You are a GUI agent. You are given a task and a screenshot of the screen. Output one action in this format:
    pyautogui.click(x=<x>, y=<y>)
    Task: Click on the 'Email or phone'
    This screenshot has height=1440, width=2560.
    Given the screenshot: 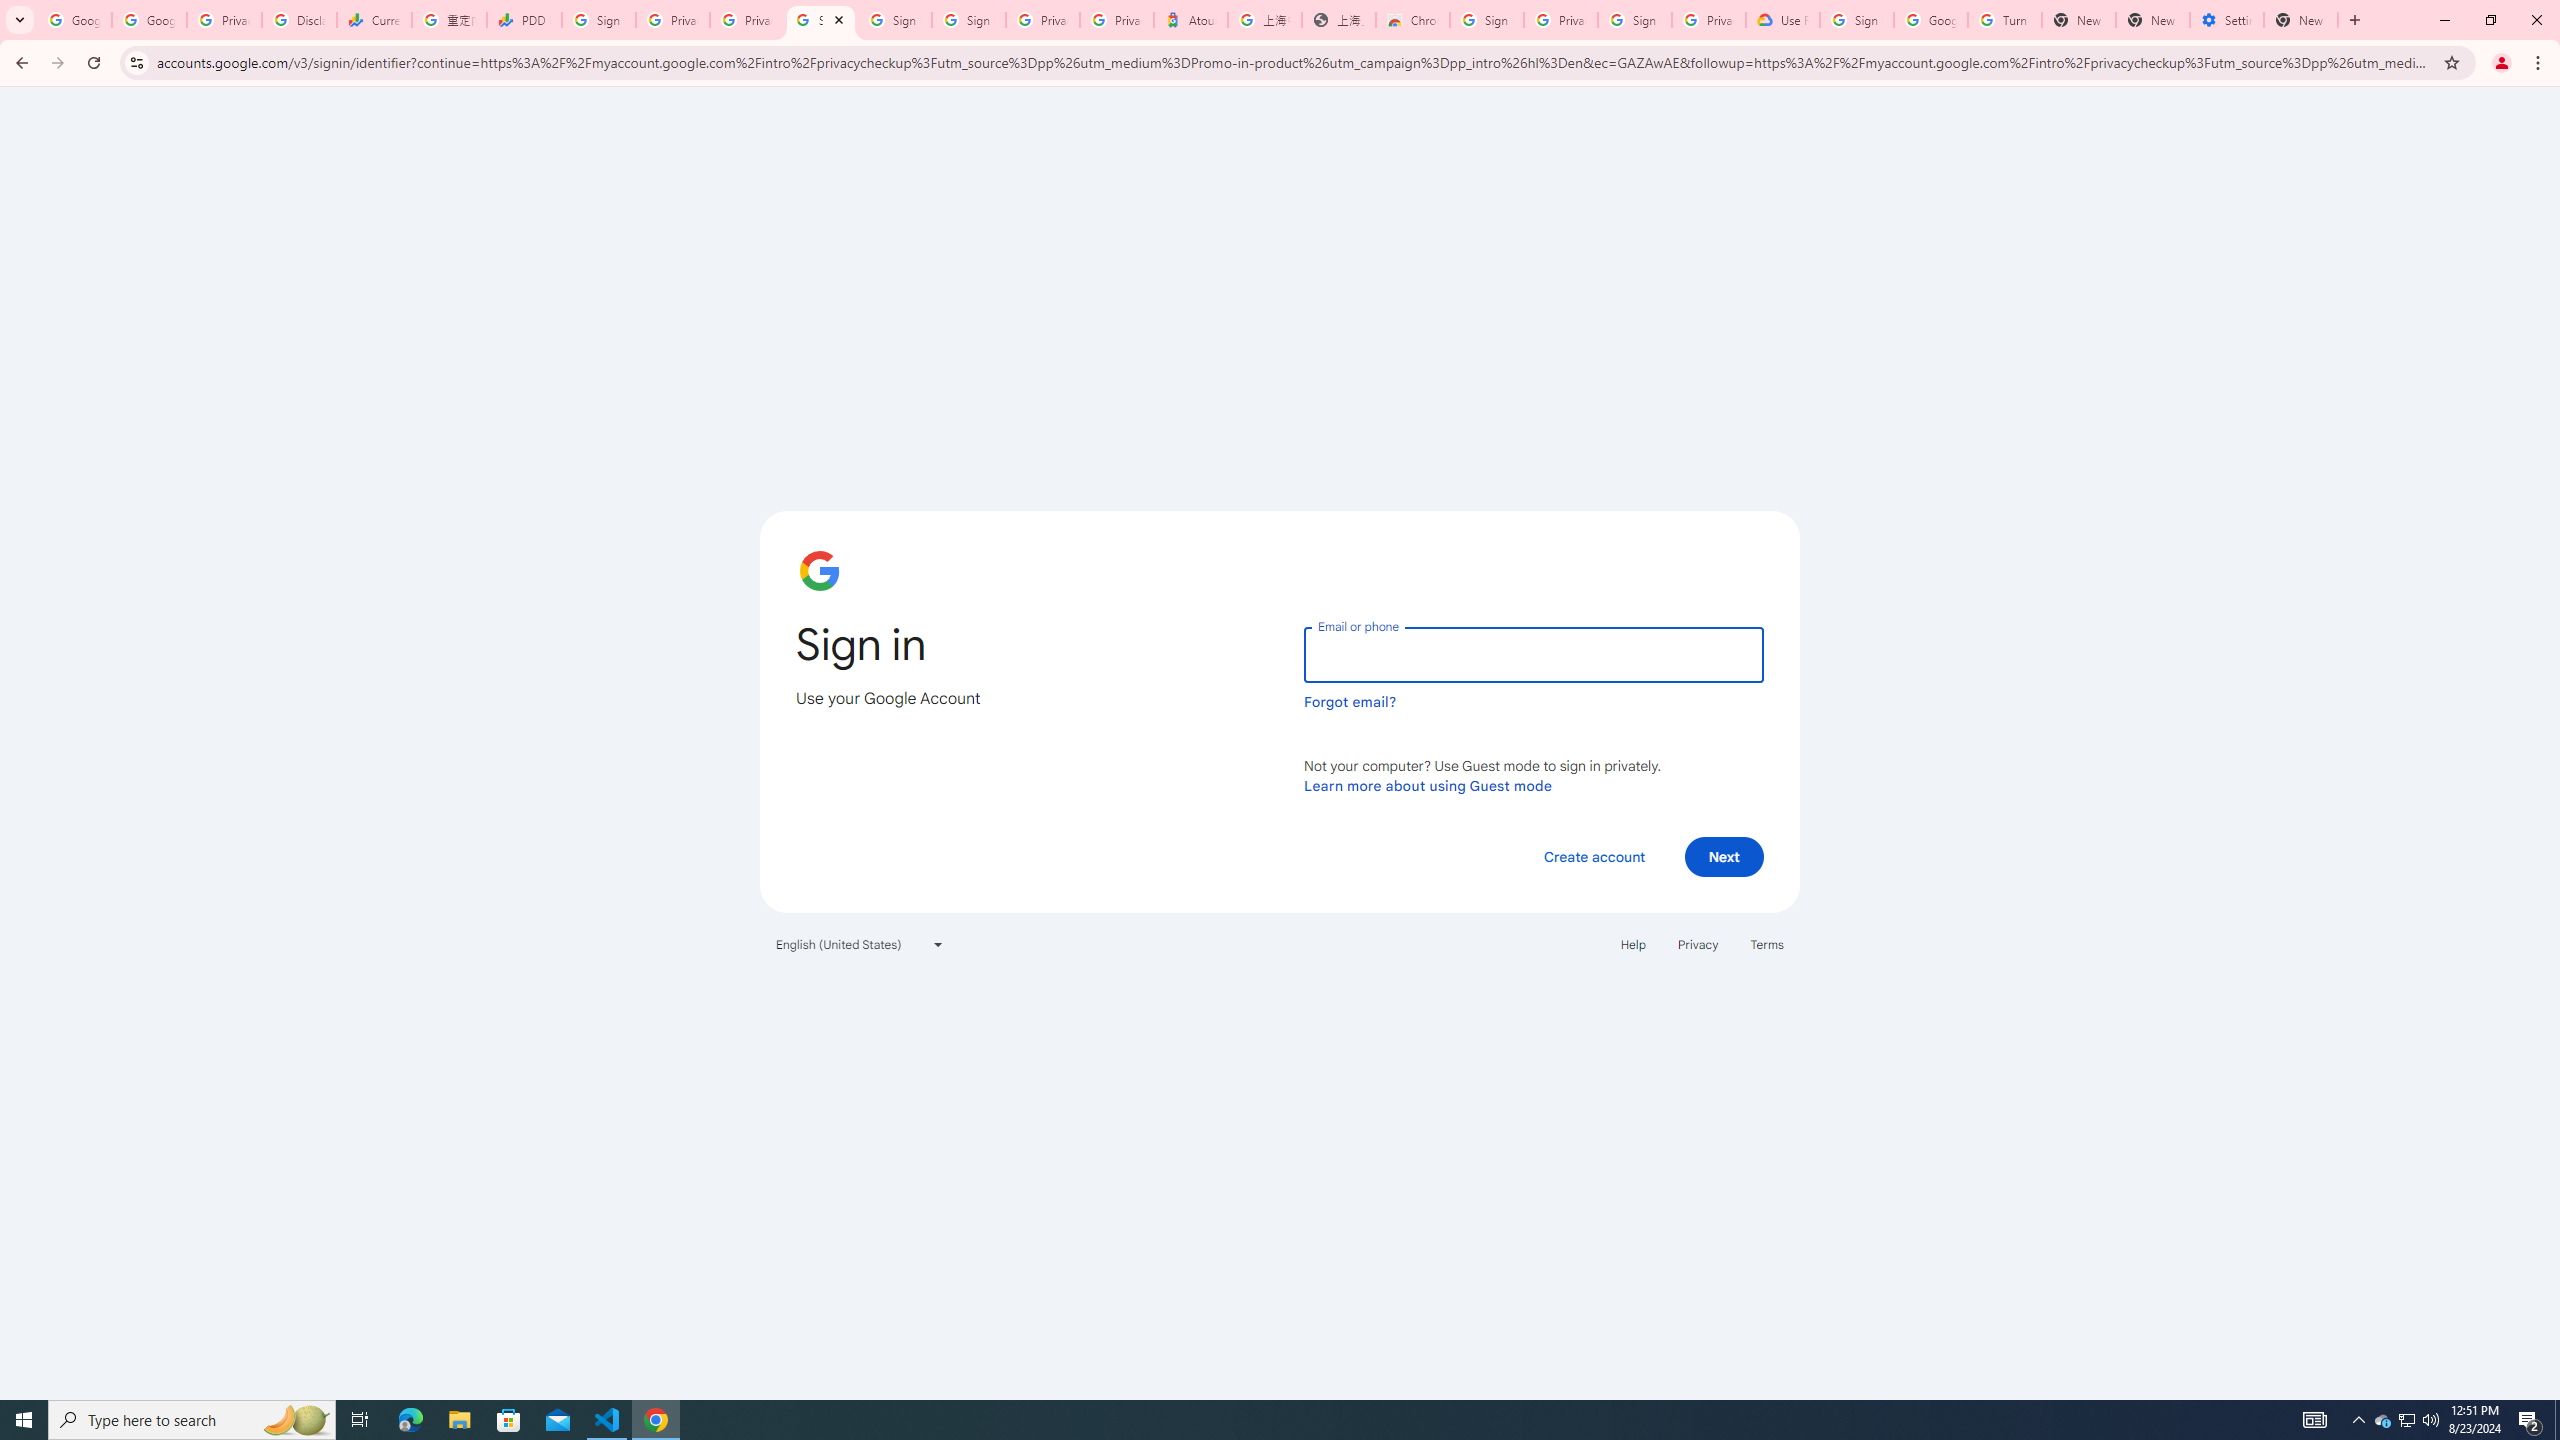 What is the action you would take?
    pyautogui.click(x=1532, y=654)
    